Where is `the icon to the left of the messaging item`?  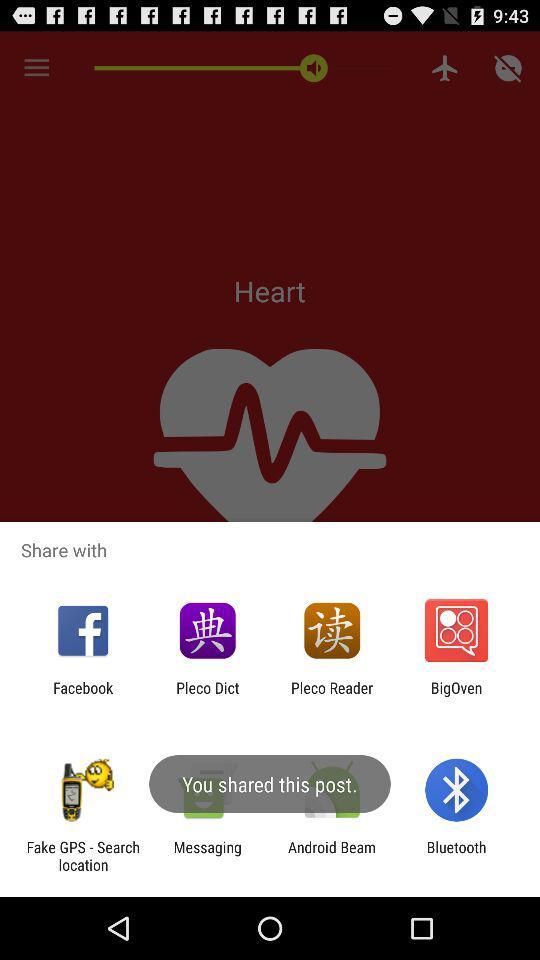 the icon to the left of the messaging item is located at coordinates (82, 855).